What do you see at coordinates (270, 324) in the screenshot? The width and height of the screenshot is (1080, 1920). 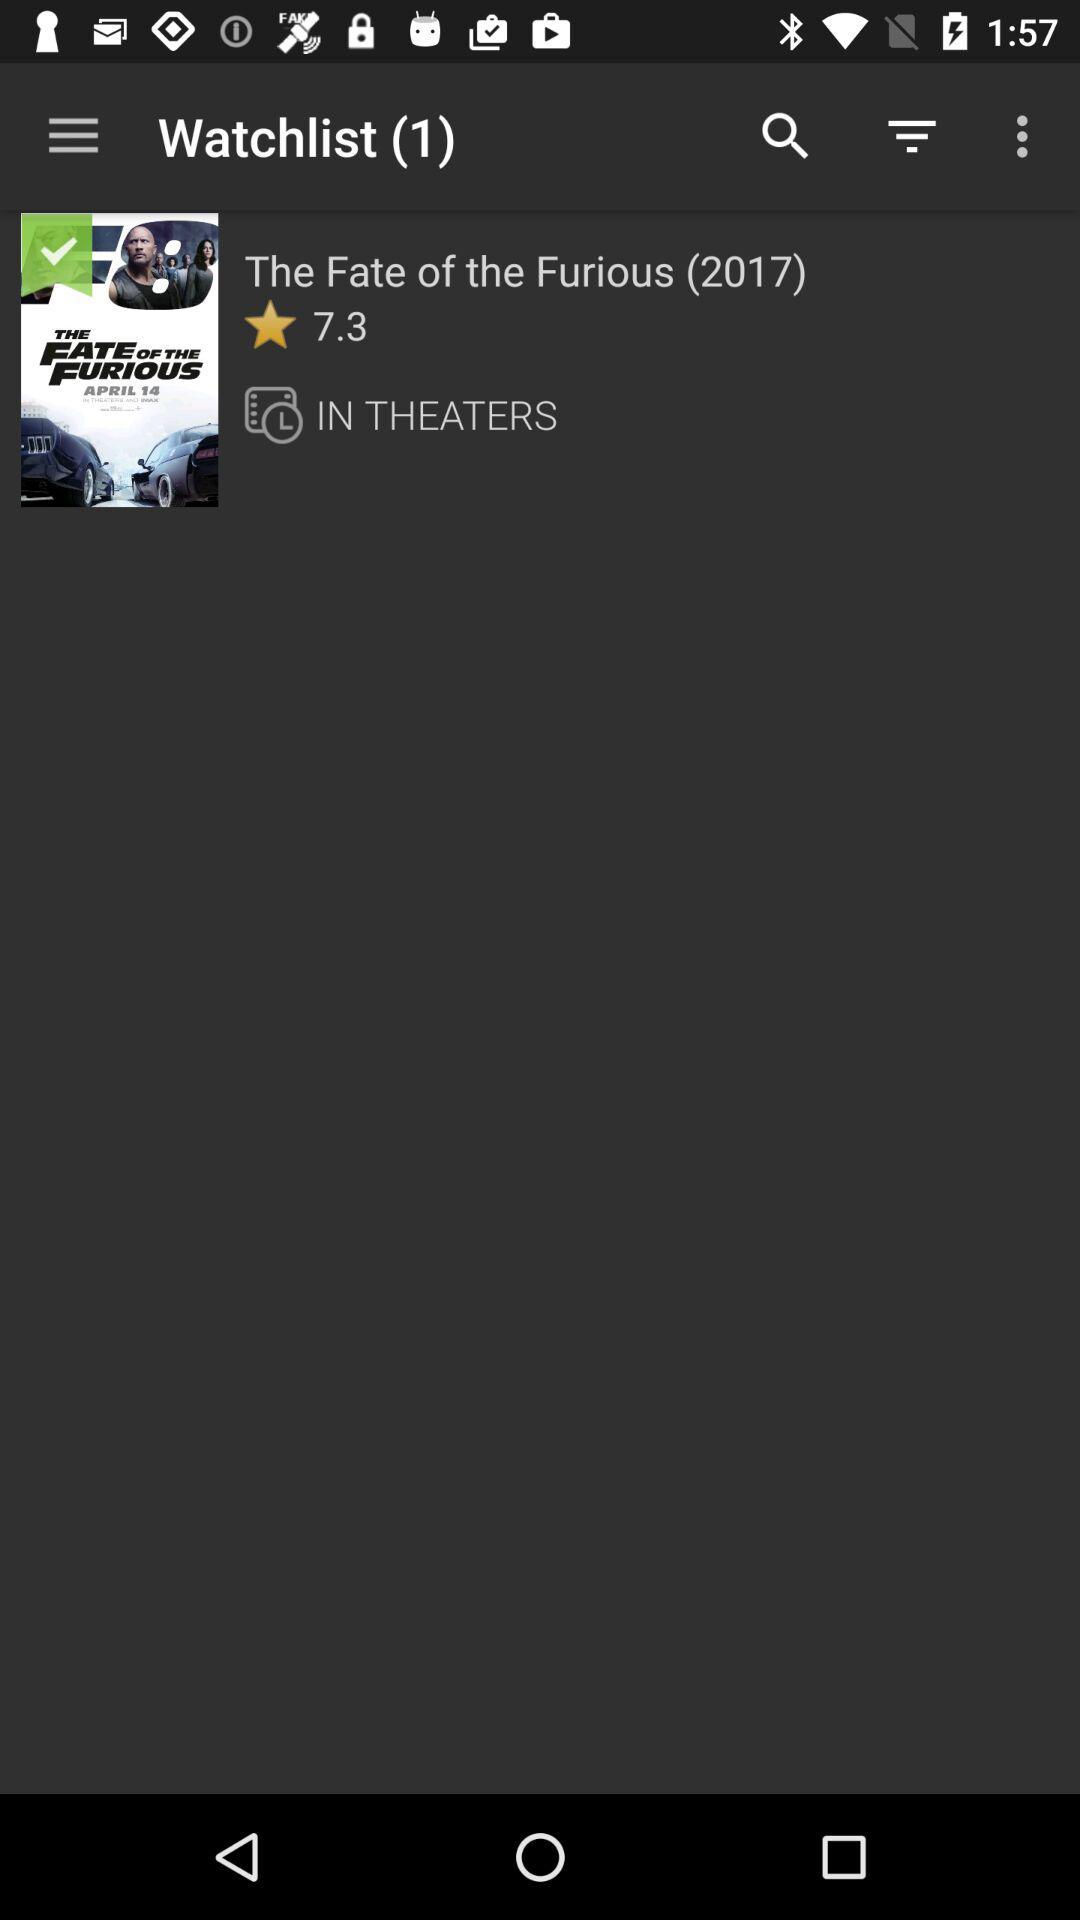 I see `icon next to the 7.3 icon` at bounding box center [270, 324].